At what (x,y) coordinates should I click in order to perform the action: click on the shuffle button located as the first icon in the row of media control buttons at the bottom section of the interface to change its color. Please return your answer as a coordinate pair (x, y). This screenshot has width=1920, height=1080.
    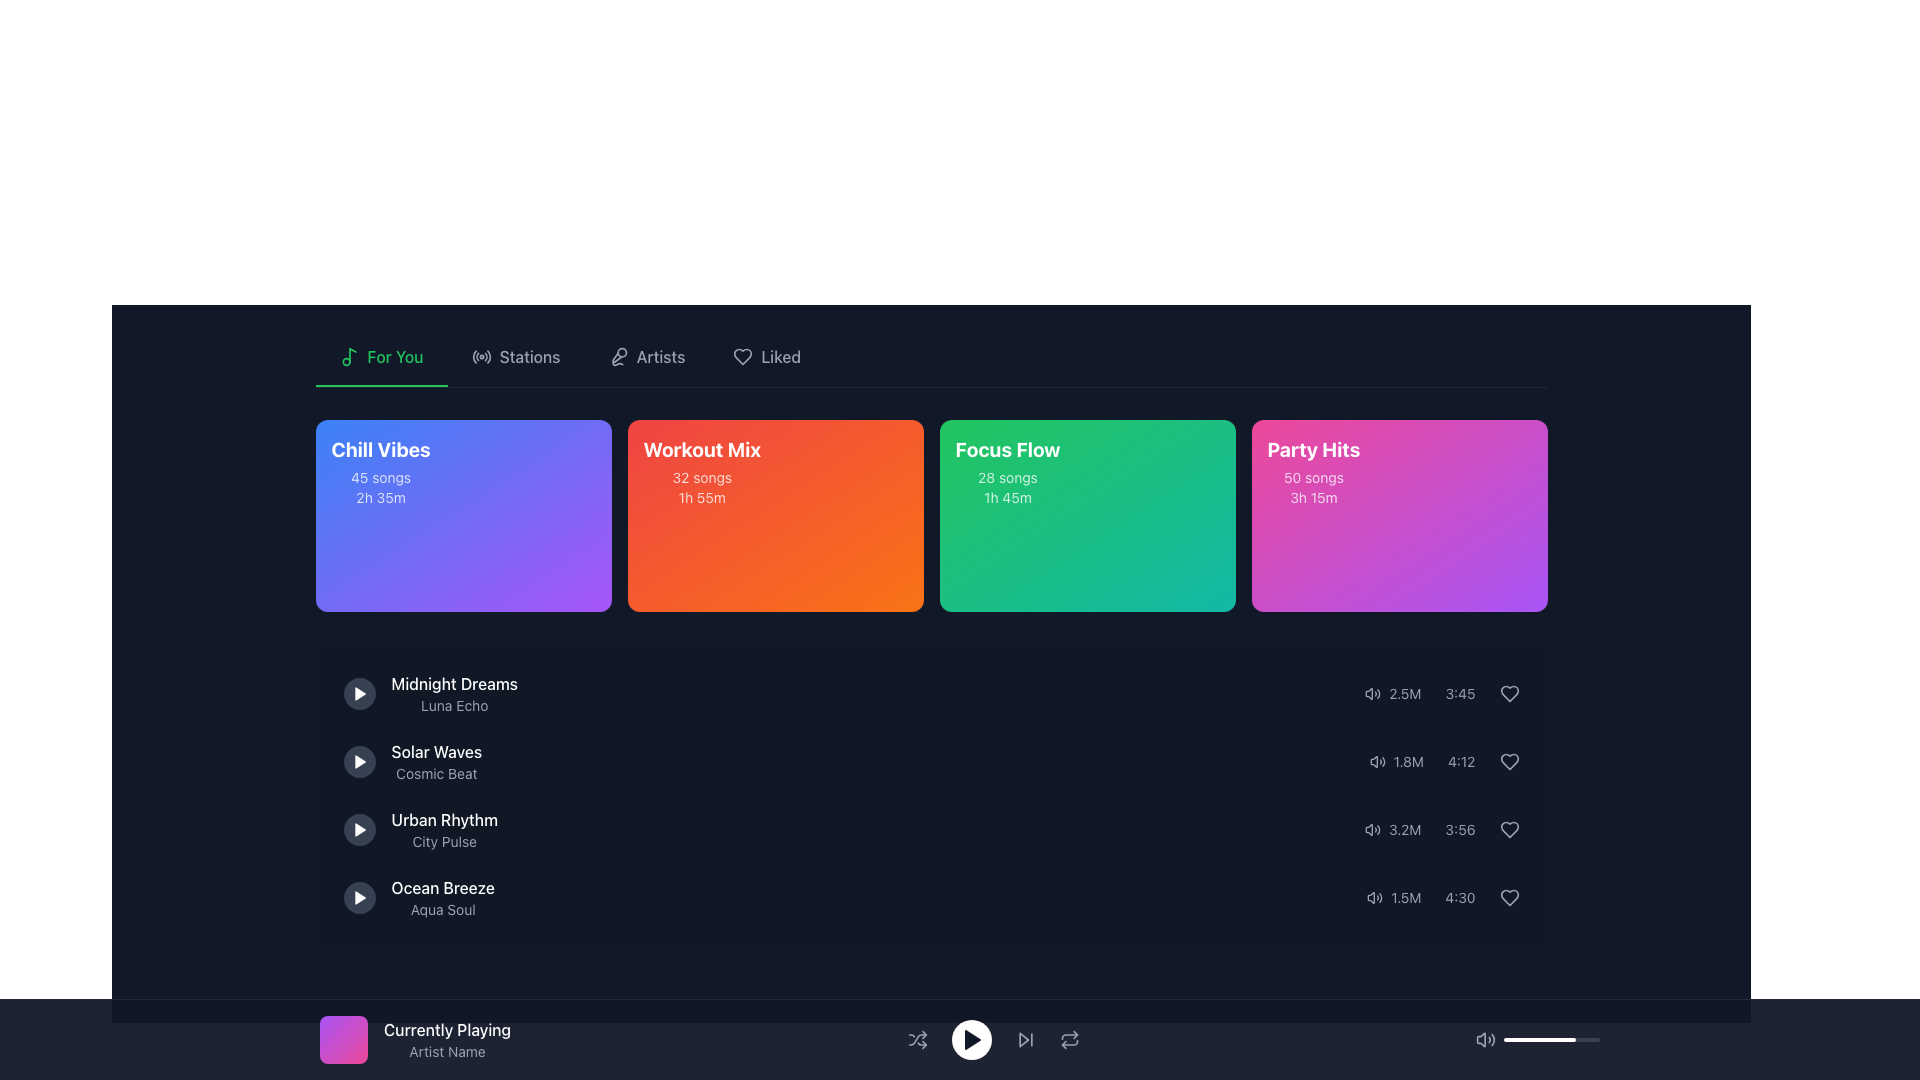
    Looking at the image, I should click on (916, 1039).